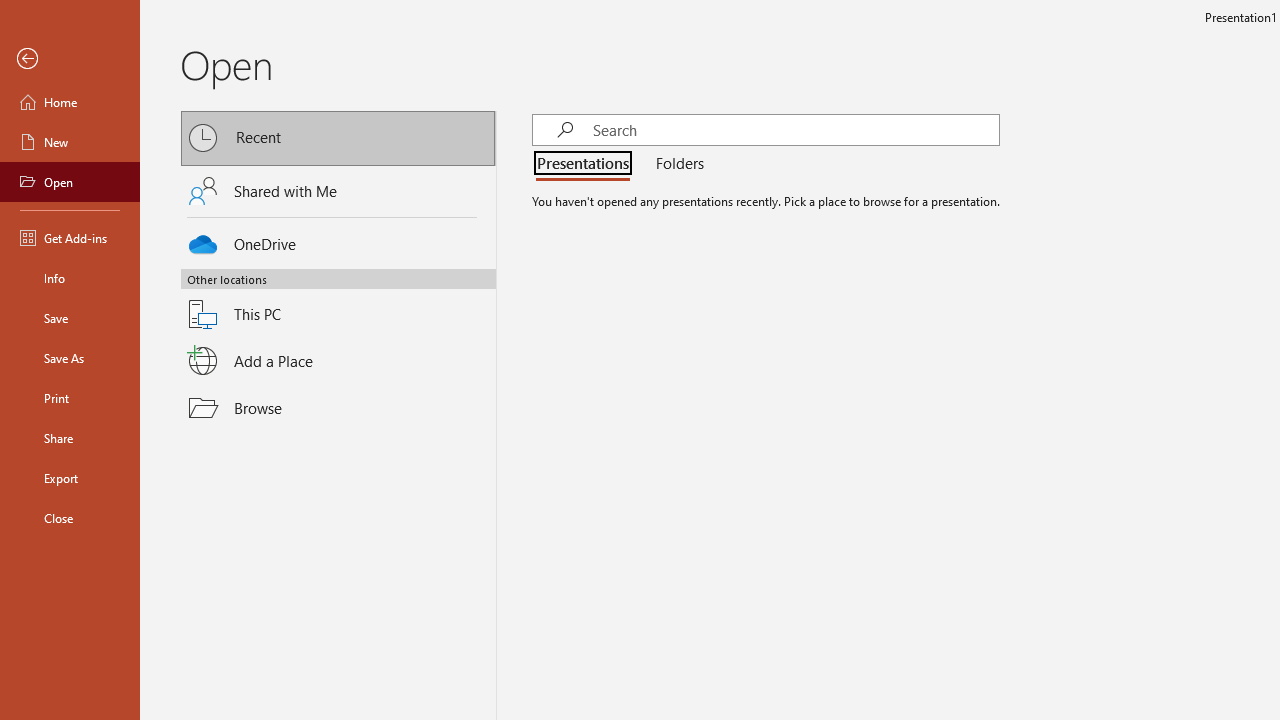  I want to click on 'Back', so click(69, 58).